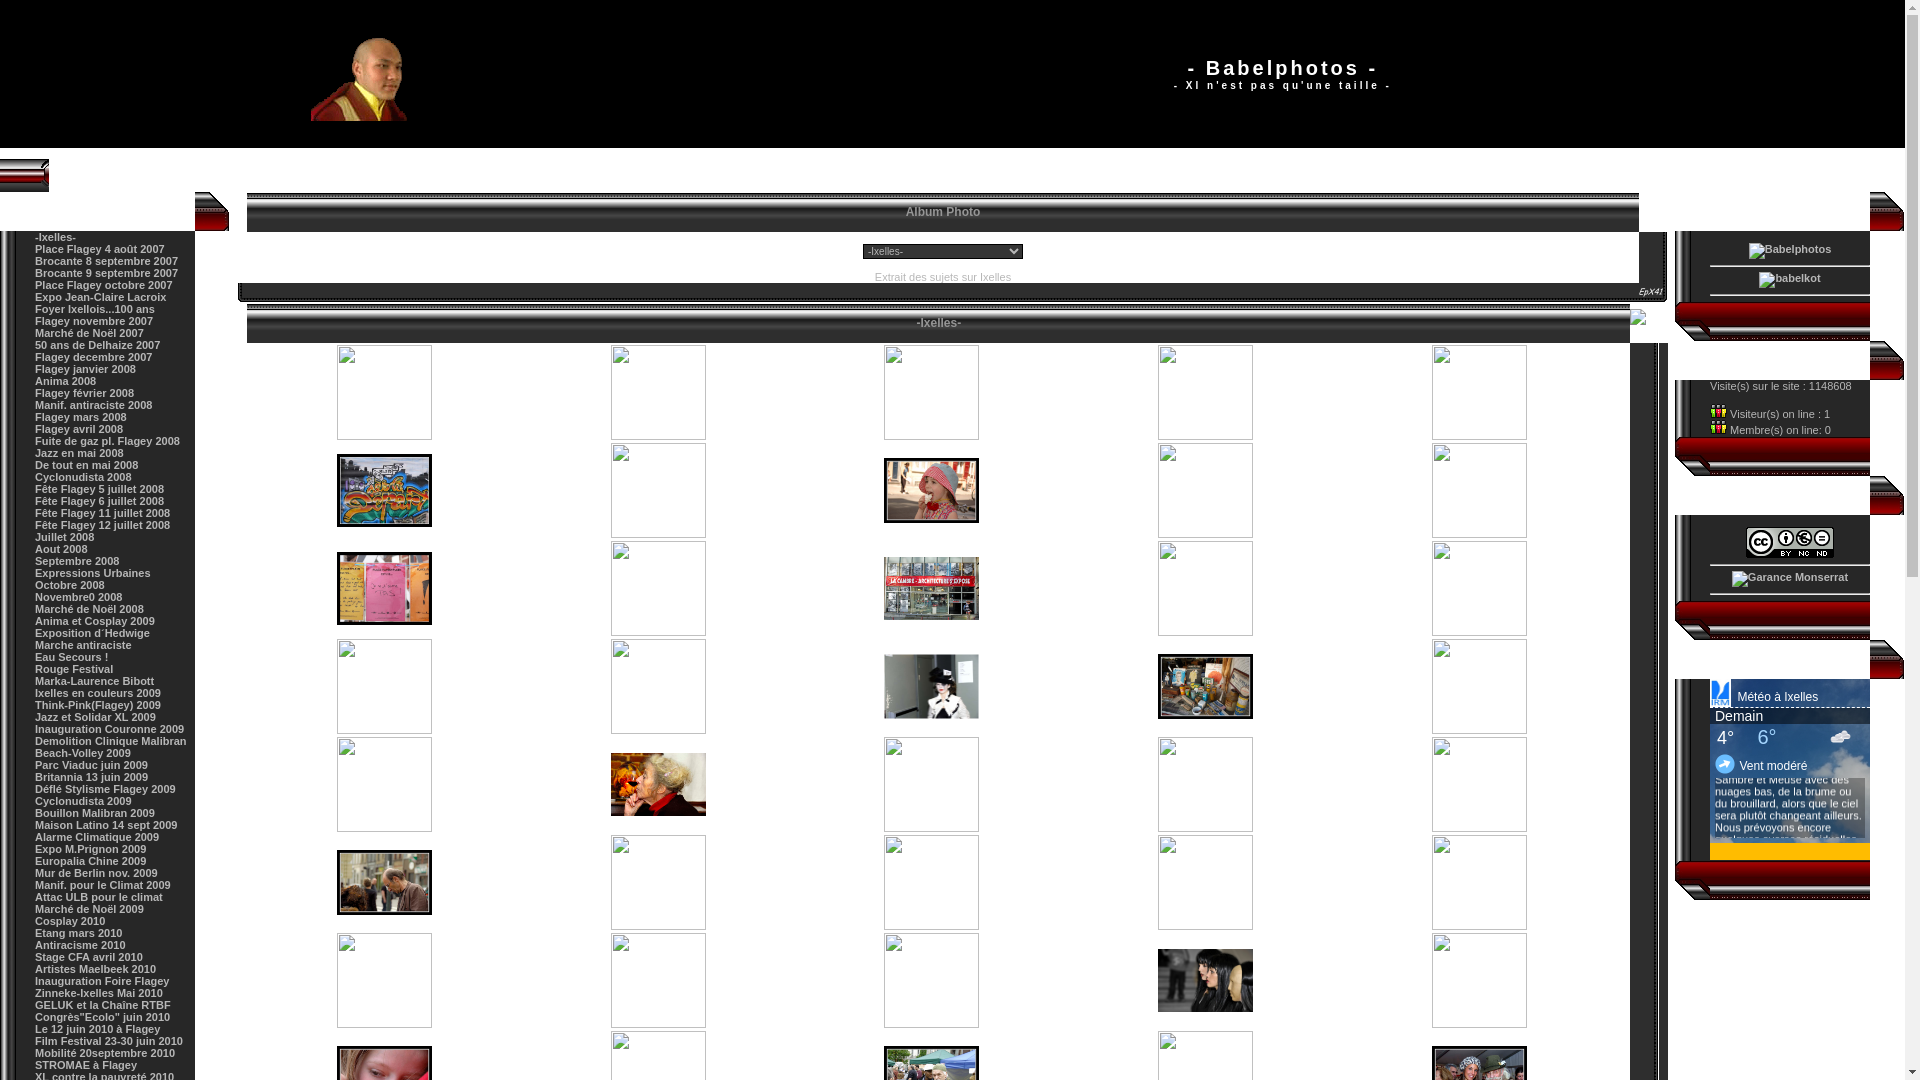 The width and height of the screenshot is (1920, 1080). Describe the element at coordinates (109, 740) in the screenshot. I see `'Demolition Clinique Malibran'` at that location.